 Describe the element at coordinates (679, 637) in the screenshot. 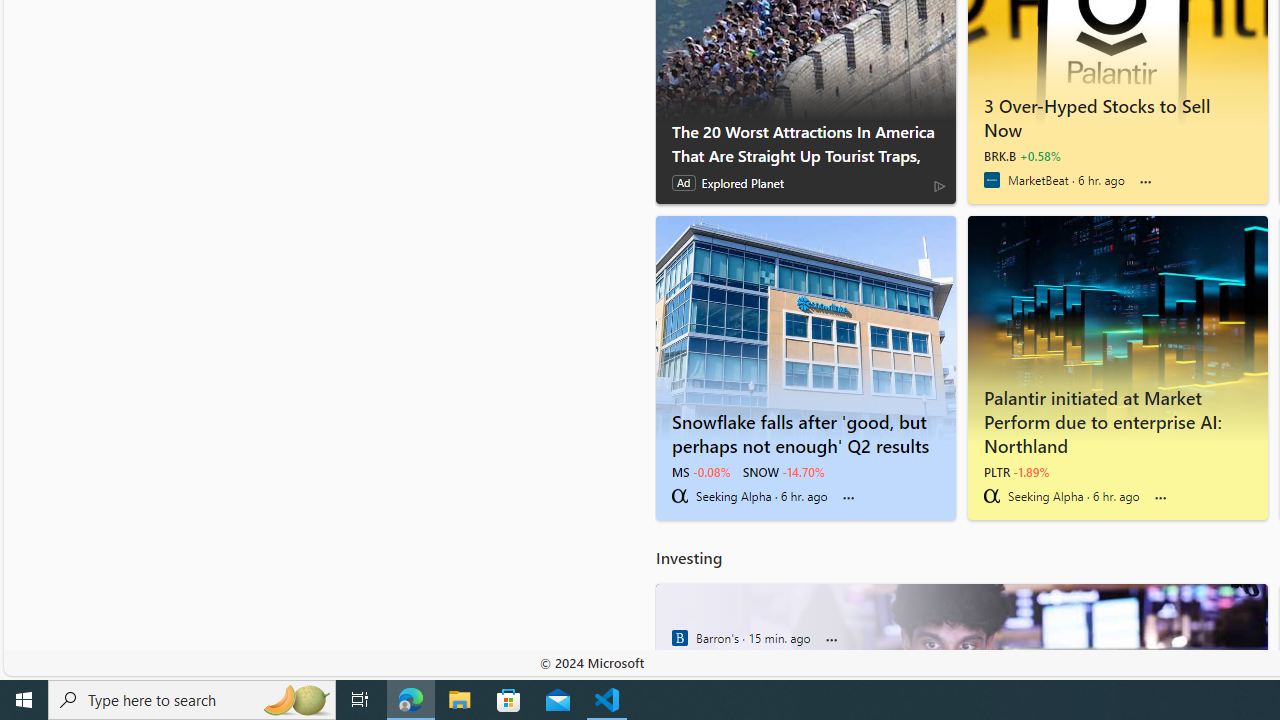

I see `'Barron'` at that location.